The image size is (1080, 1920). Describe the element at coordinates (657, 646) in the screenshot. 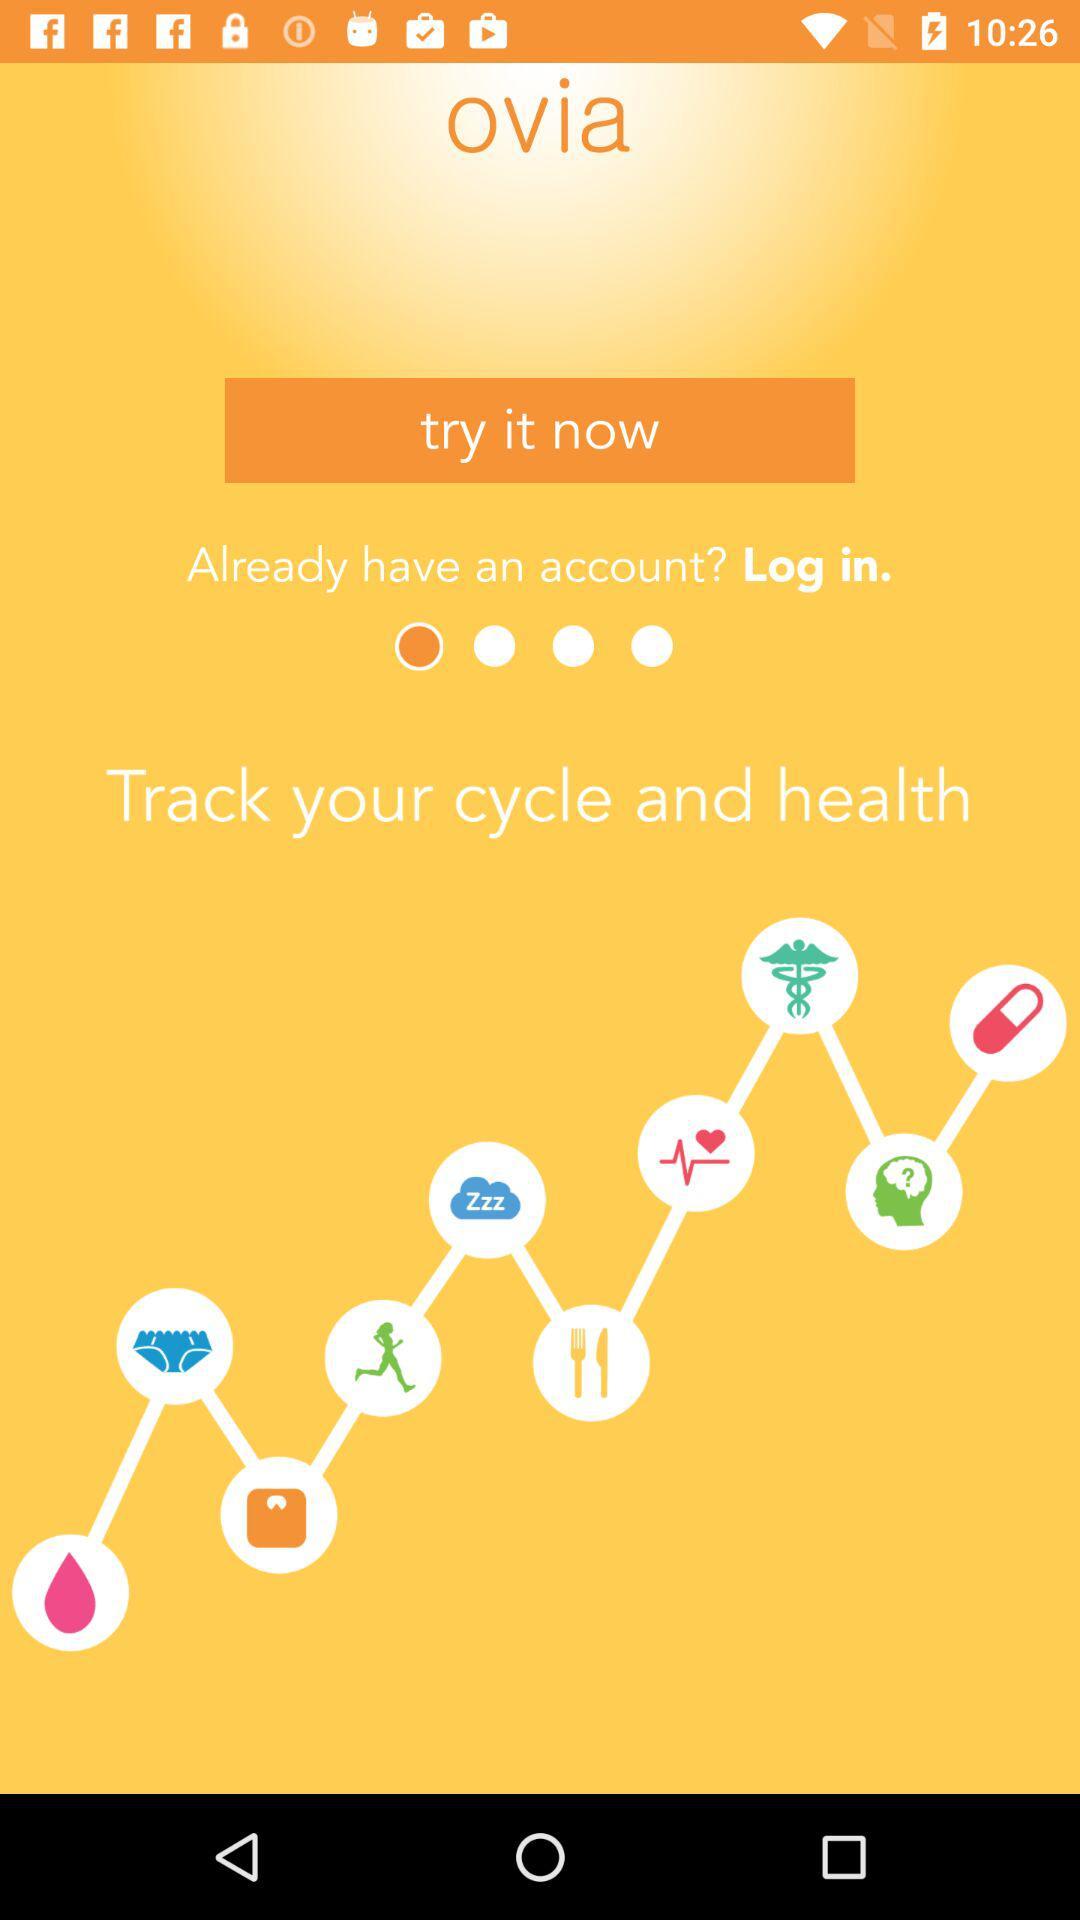

I see `step 4` at that location.